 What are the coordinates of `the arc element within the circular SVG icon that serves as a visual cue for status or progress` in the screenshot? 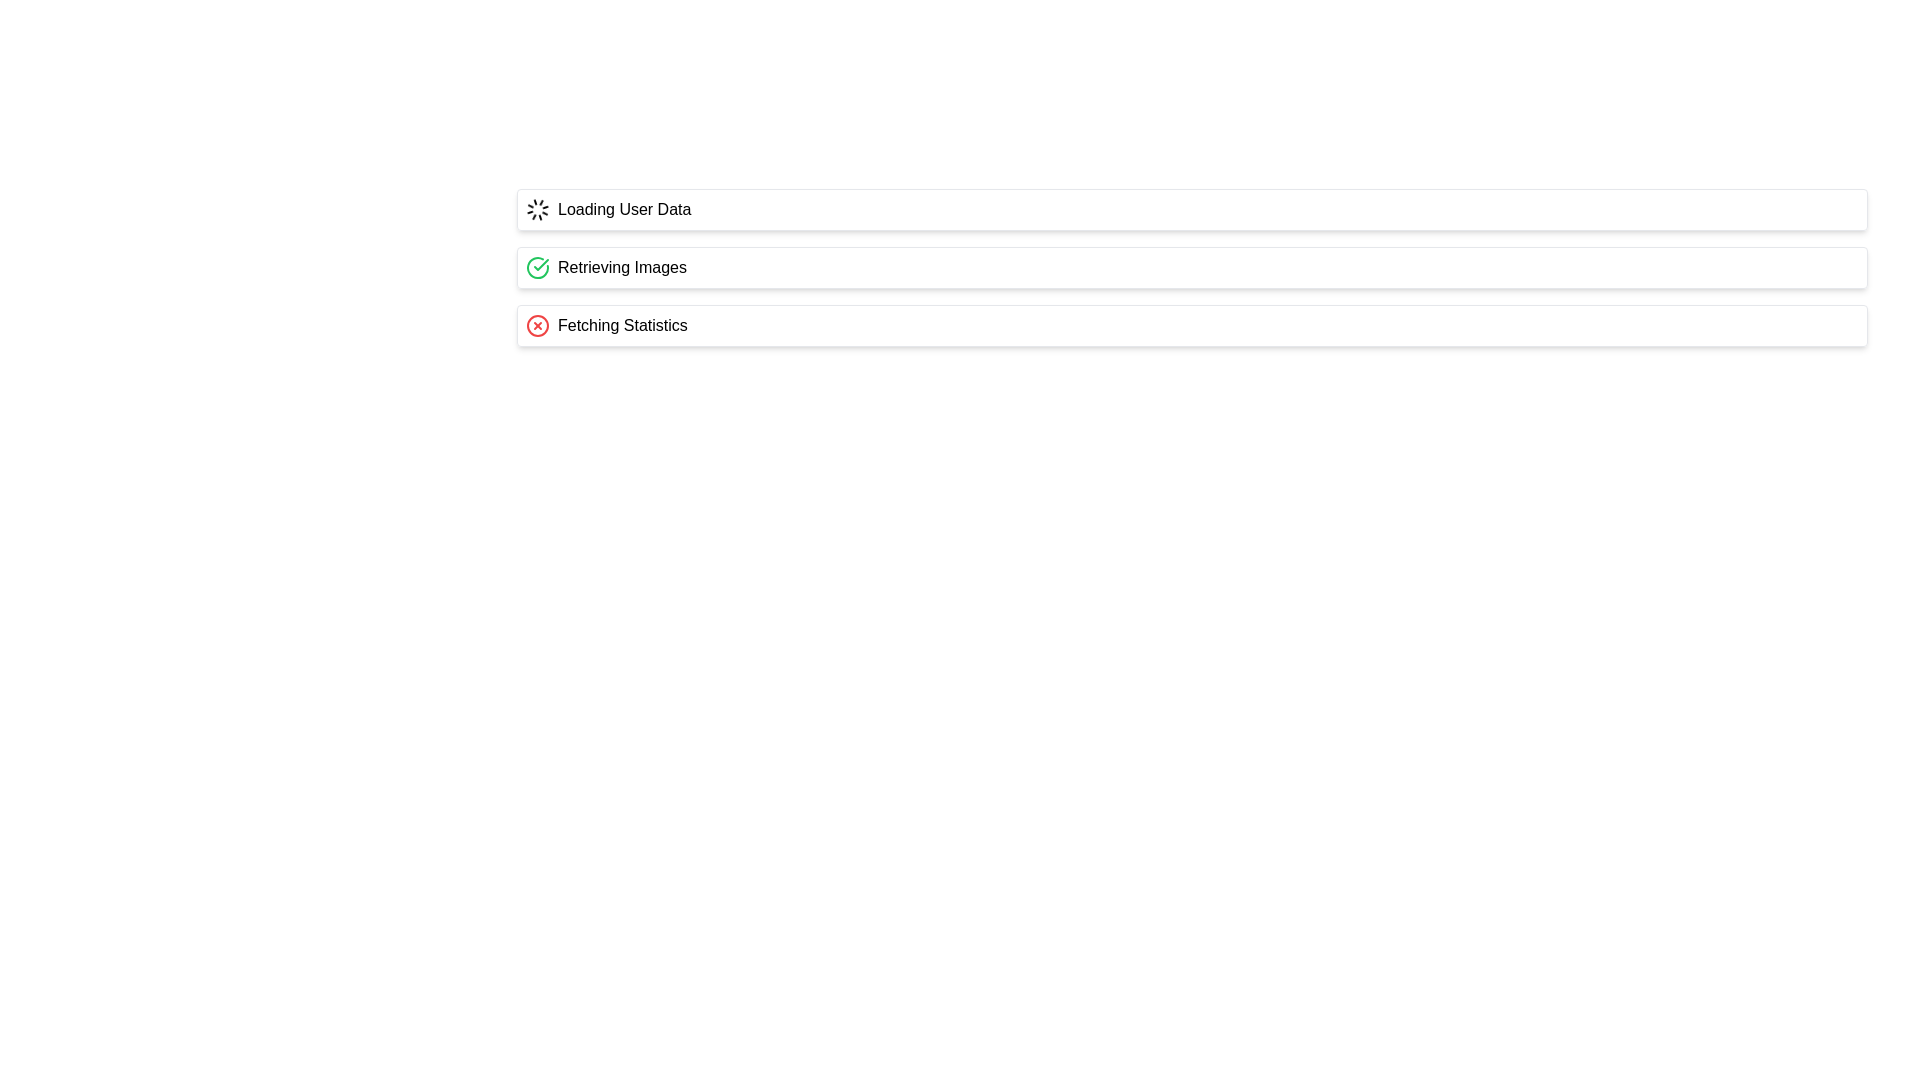 It's located at (537, 266).